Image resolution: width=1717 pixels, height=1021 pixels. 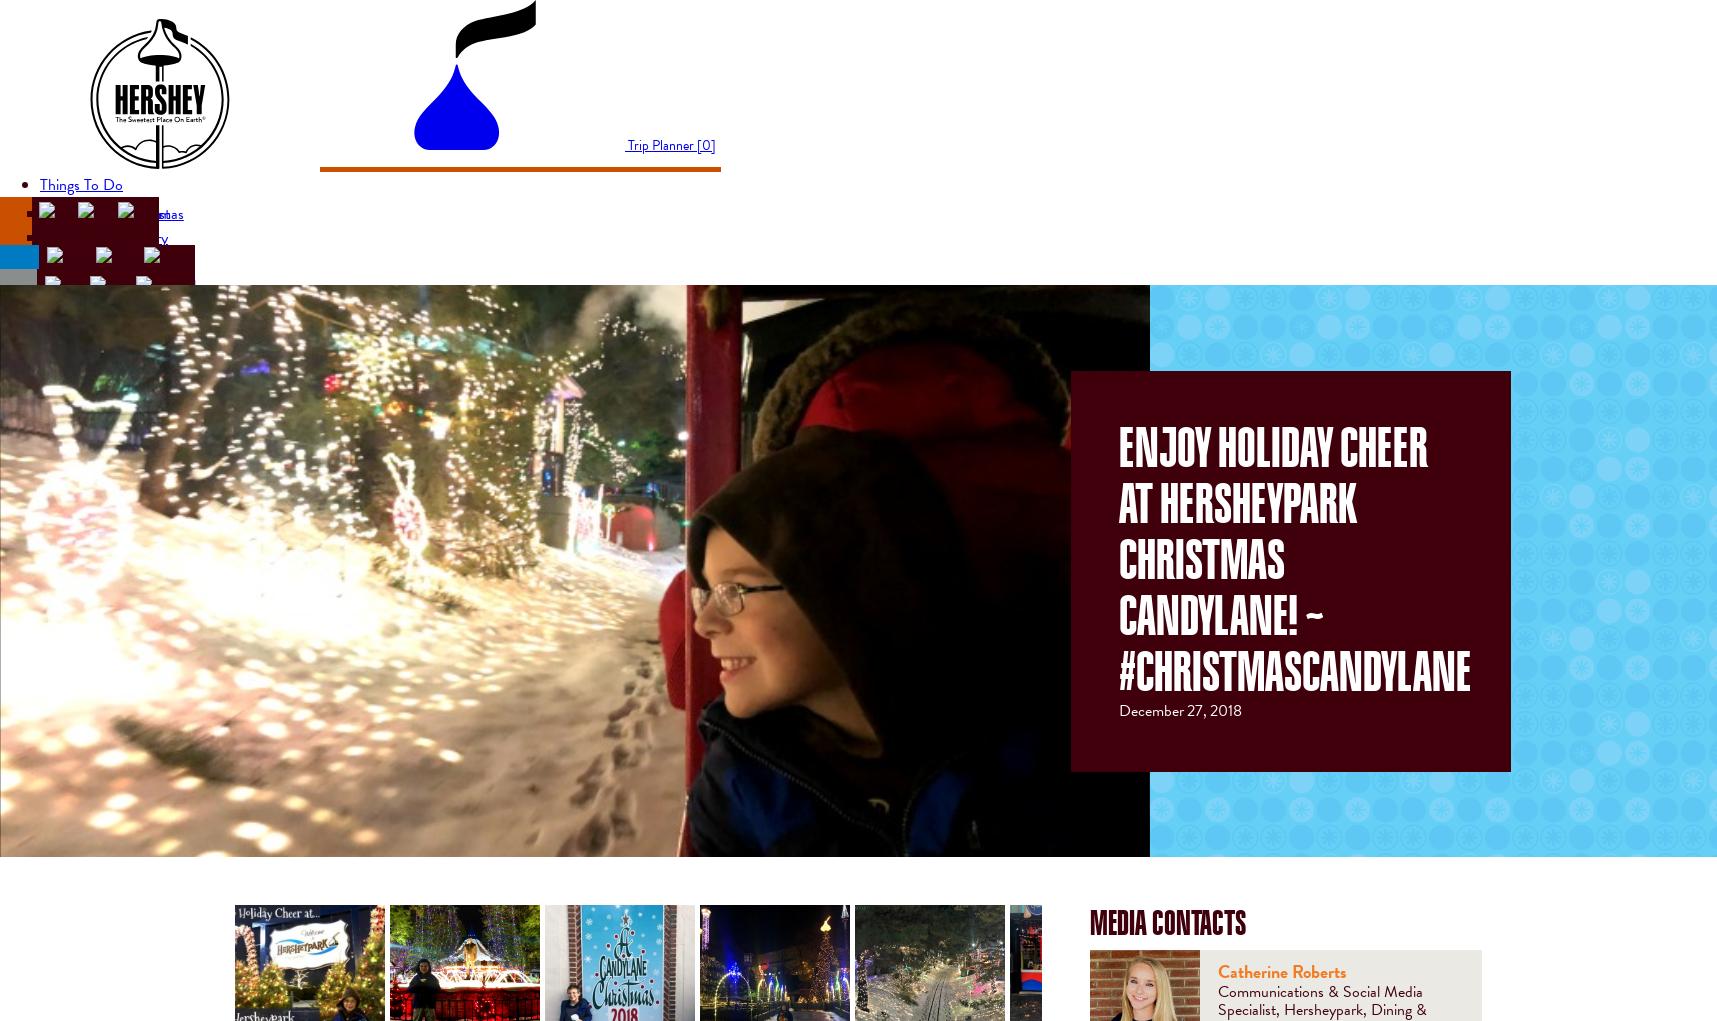 I want to click on 'Christmas', so click(x=151, y=212).